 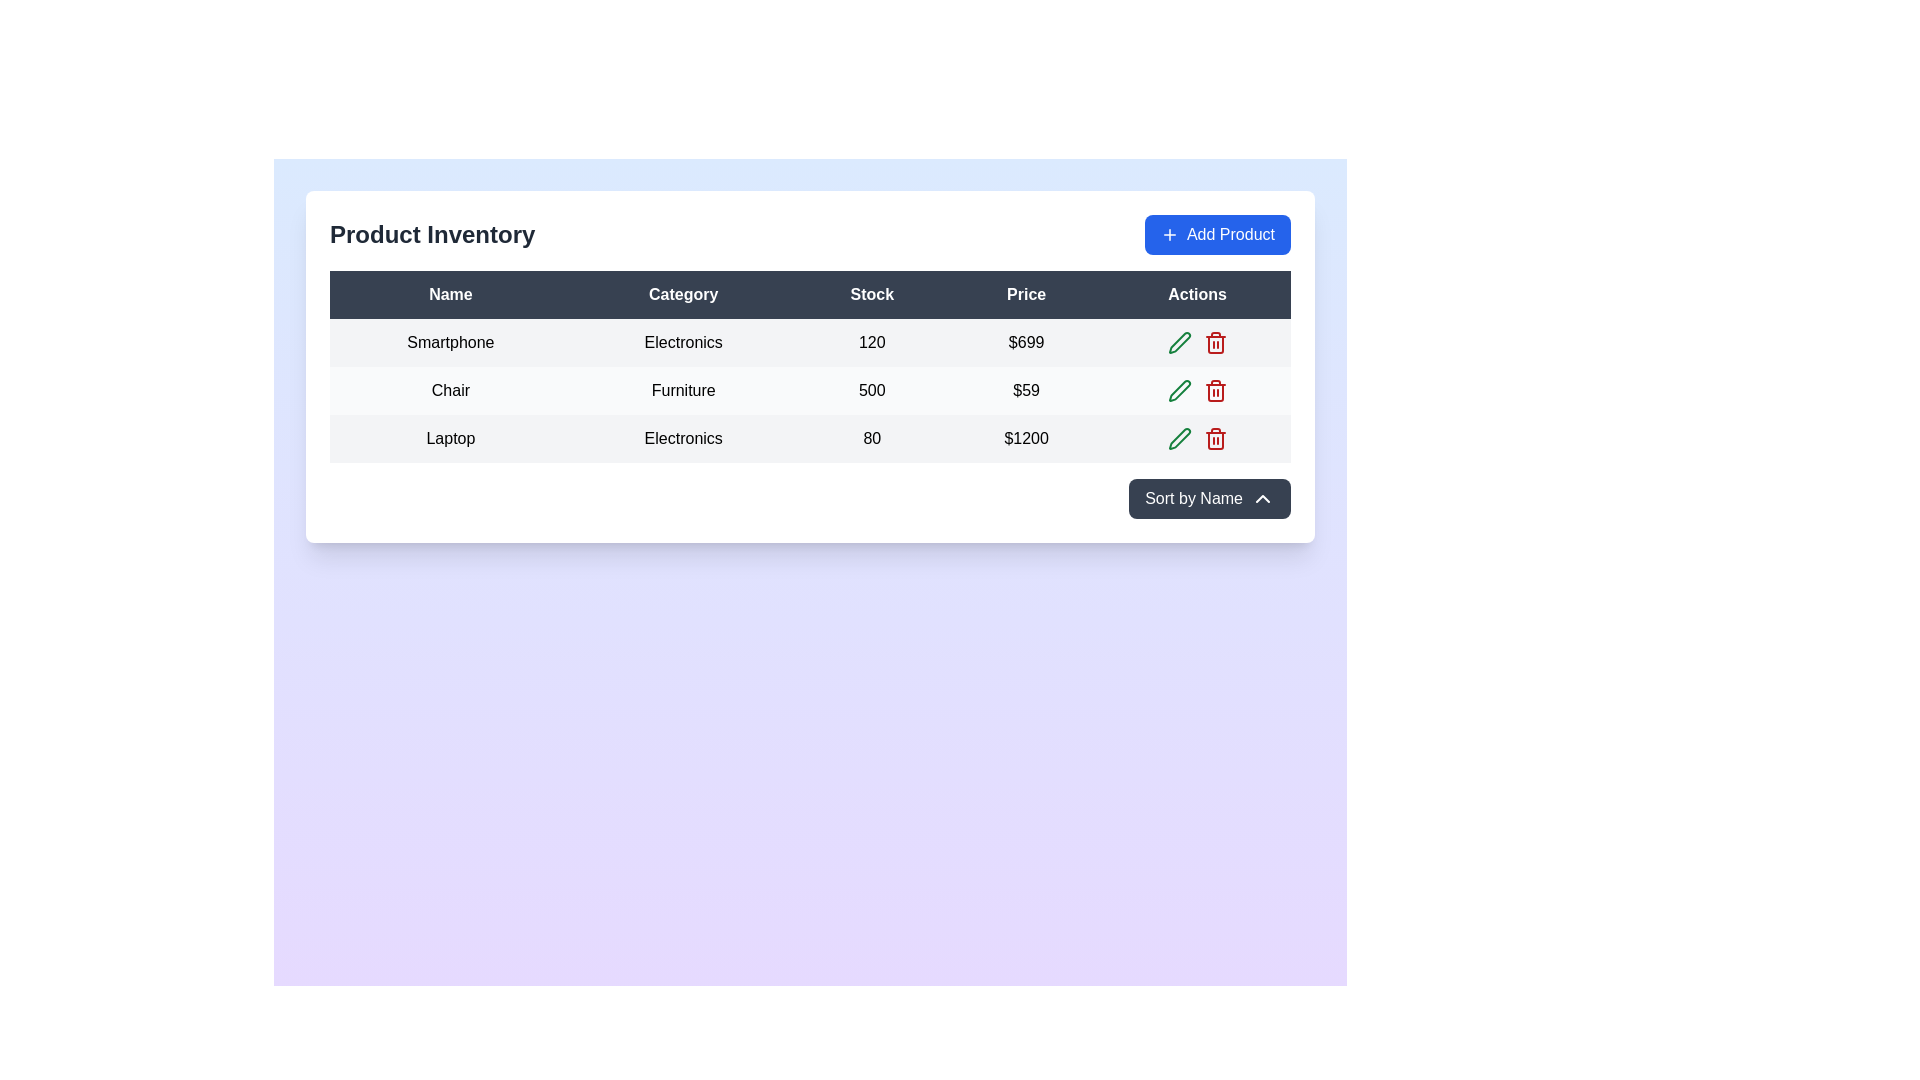 What do you see at coordinates (810, 390) in the screenshot?
I see `the table row containing 'Chair', 'Furniture', '500', and '$59' for a detailed view` at bounding box center [810, 390].